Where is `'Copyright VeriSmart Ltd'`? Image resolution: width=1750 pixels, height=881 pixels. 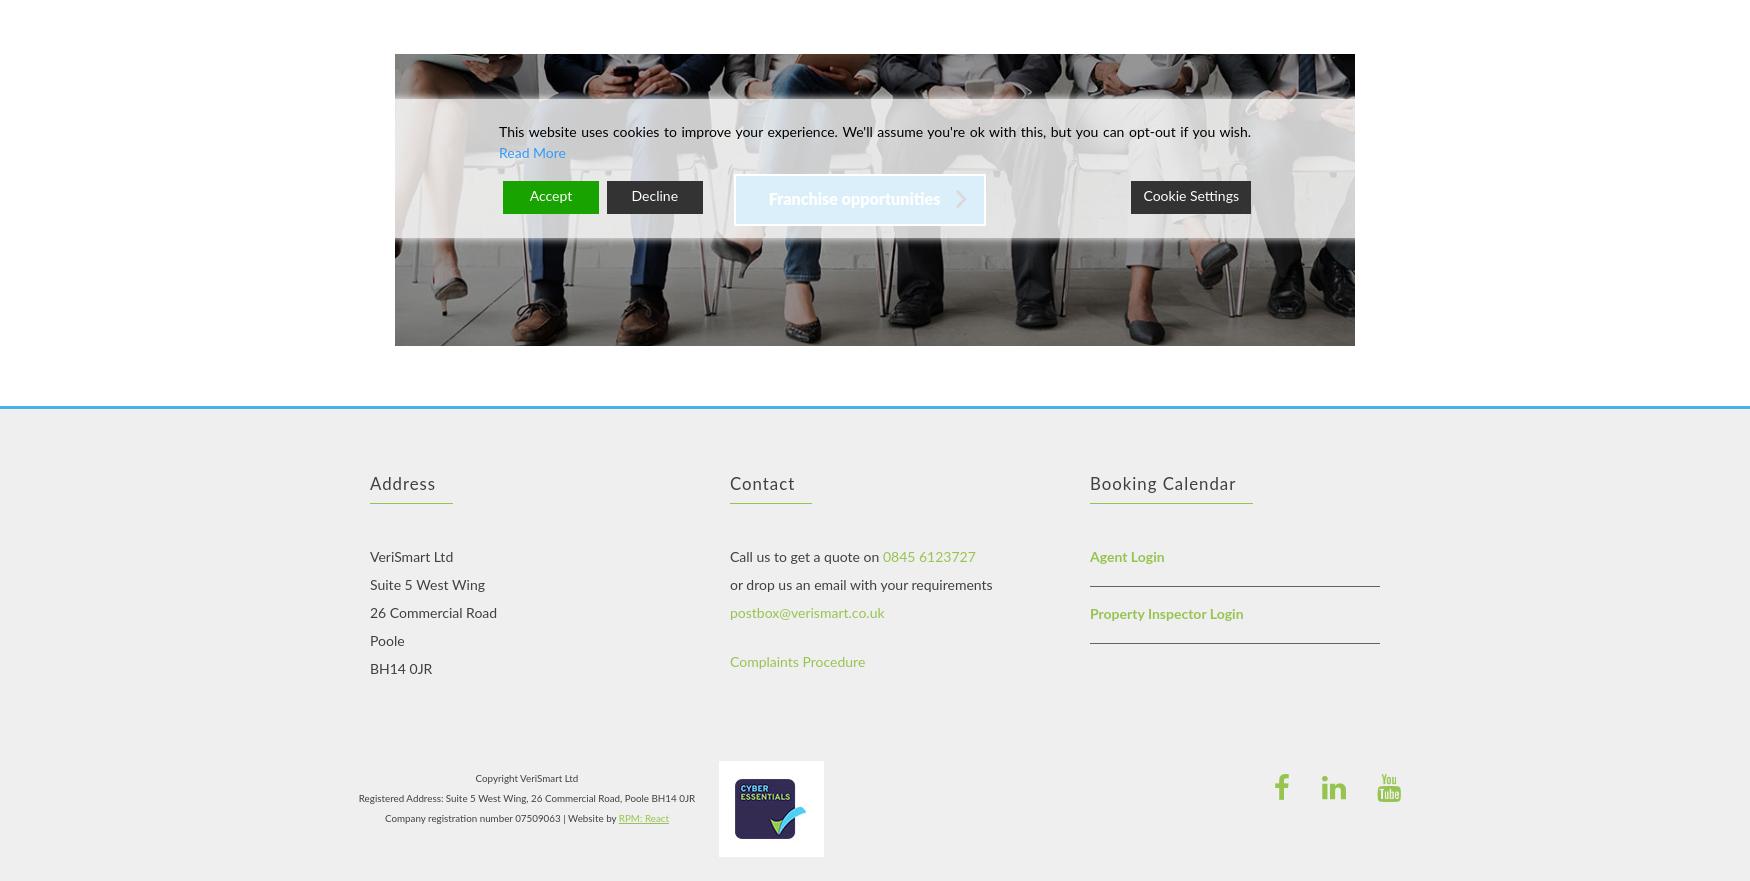
'Copyright VeriSmart Ltd' is located at coordinates (525, 777).